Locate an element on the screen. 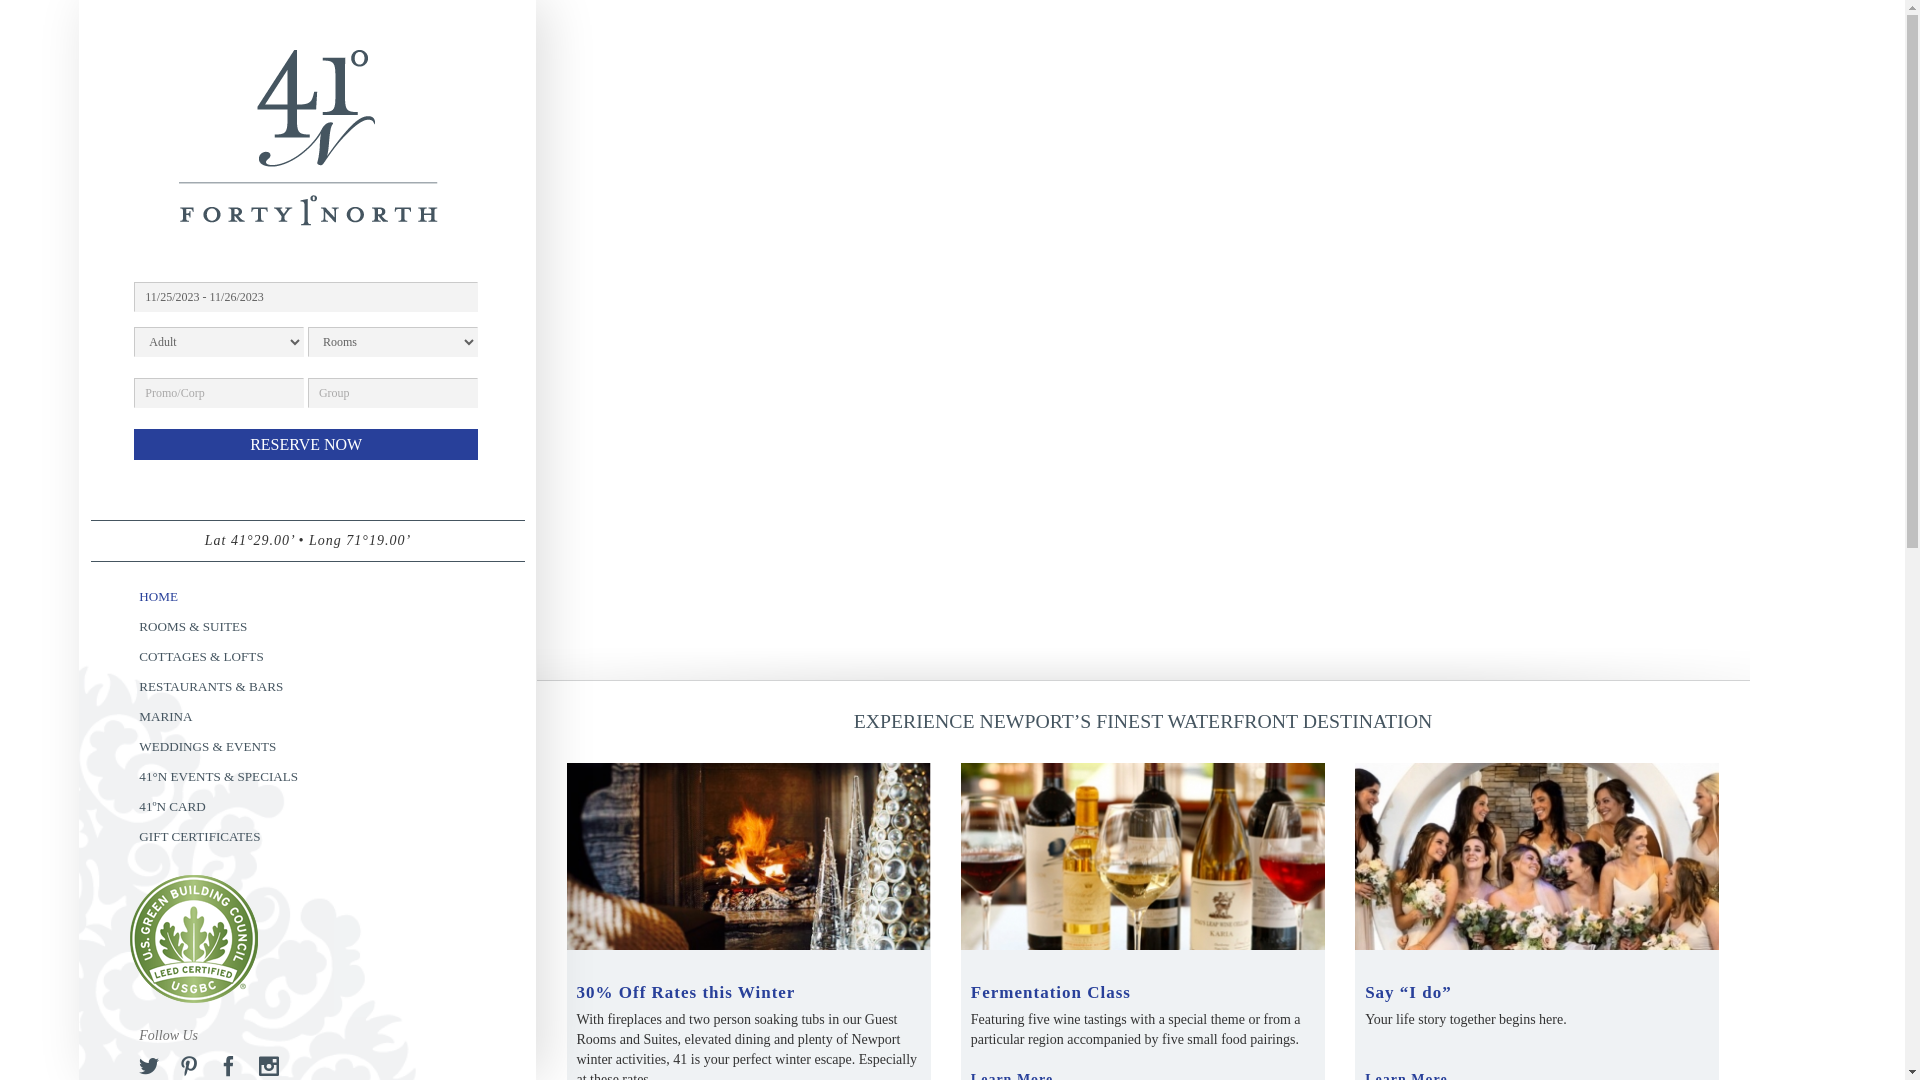 Image resolution: width=1920 pixels, height=1080 pixels. 'Twitter' is located at coordinates (138, 1064).